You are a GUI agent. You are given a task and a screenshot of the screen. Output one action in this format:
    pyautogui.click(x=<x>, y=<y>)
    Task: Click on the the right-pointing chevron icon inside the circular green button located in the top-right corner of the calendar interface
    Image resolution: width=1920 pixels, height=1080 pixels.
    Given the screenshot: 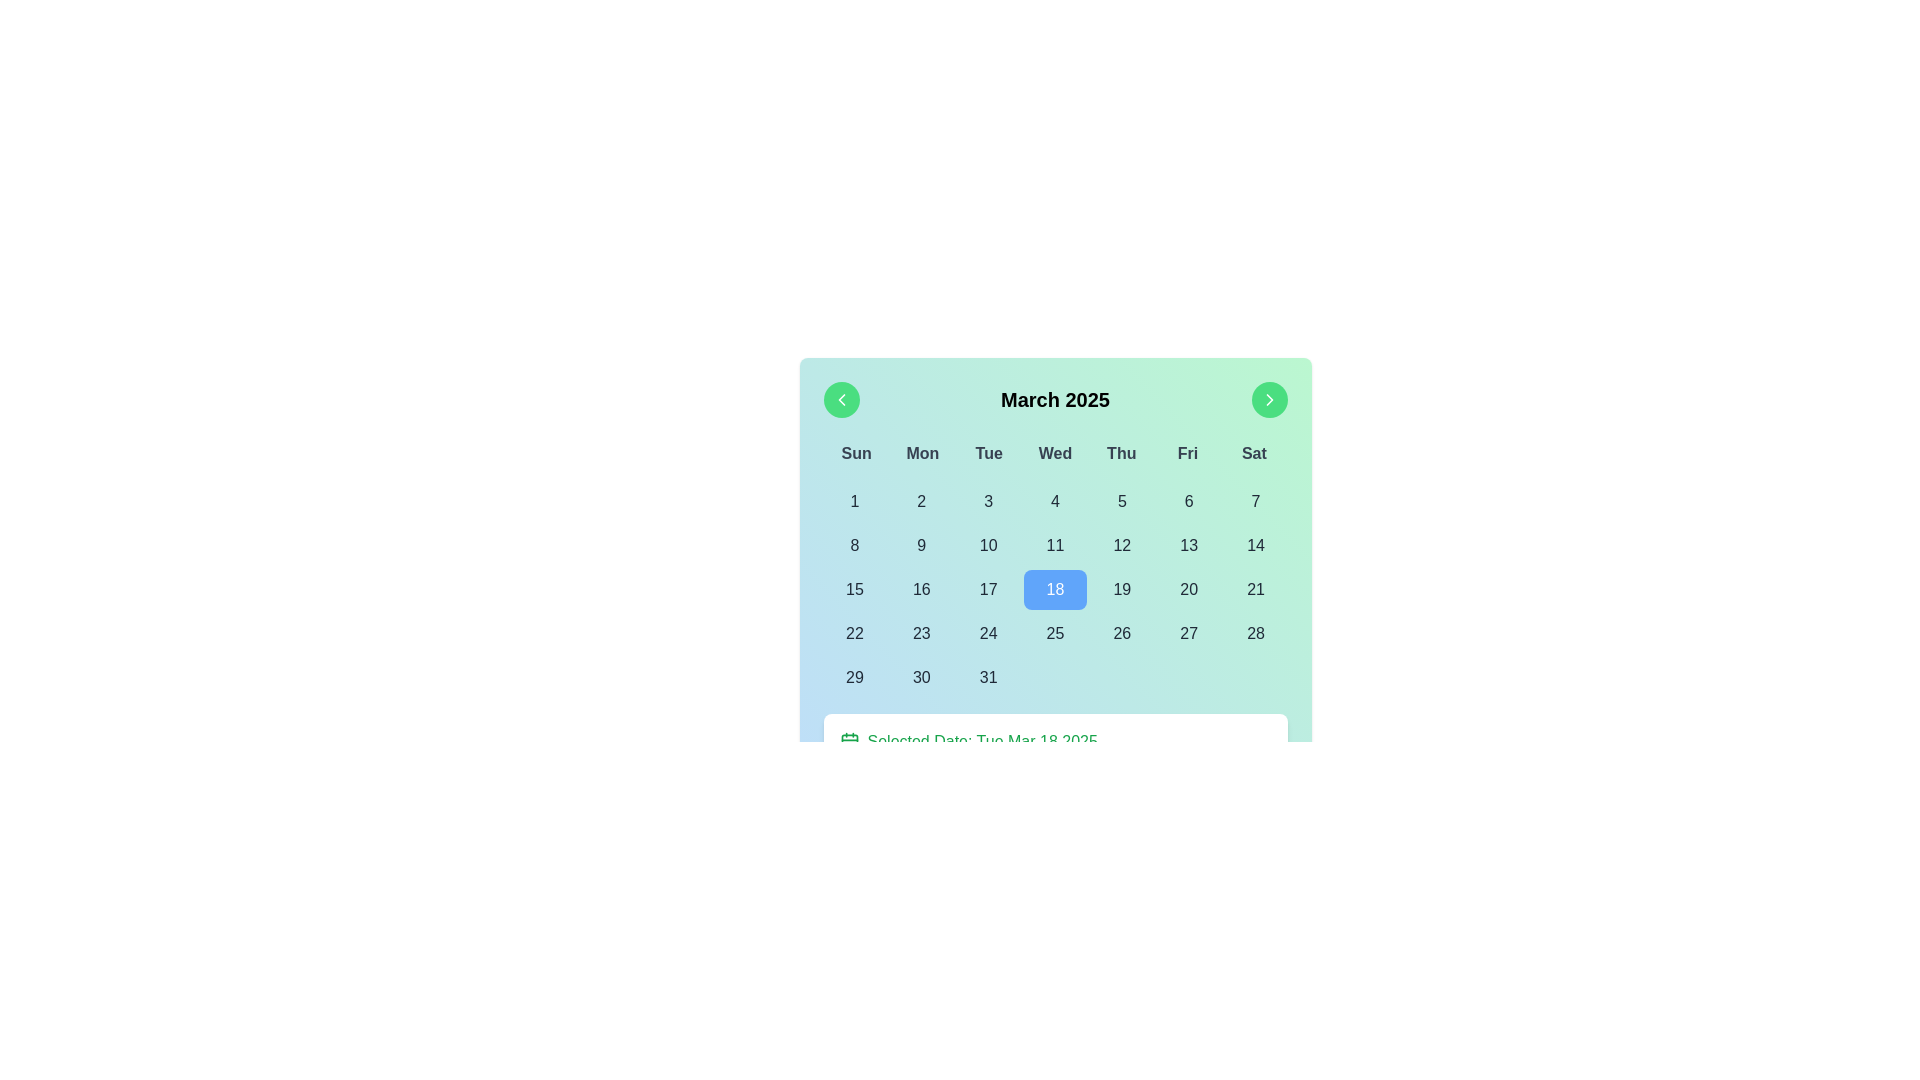 What is the action you would take?
    pyautogui.click(x=1268, y=400)
    